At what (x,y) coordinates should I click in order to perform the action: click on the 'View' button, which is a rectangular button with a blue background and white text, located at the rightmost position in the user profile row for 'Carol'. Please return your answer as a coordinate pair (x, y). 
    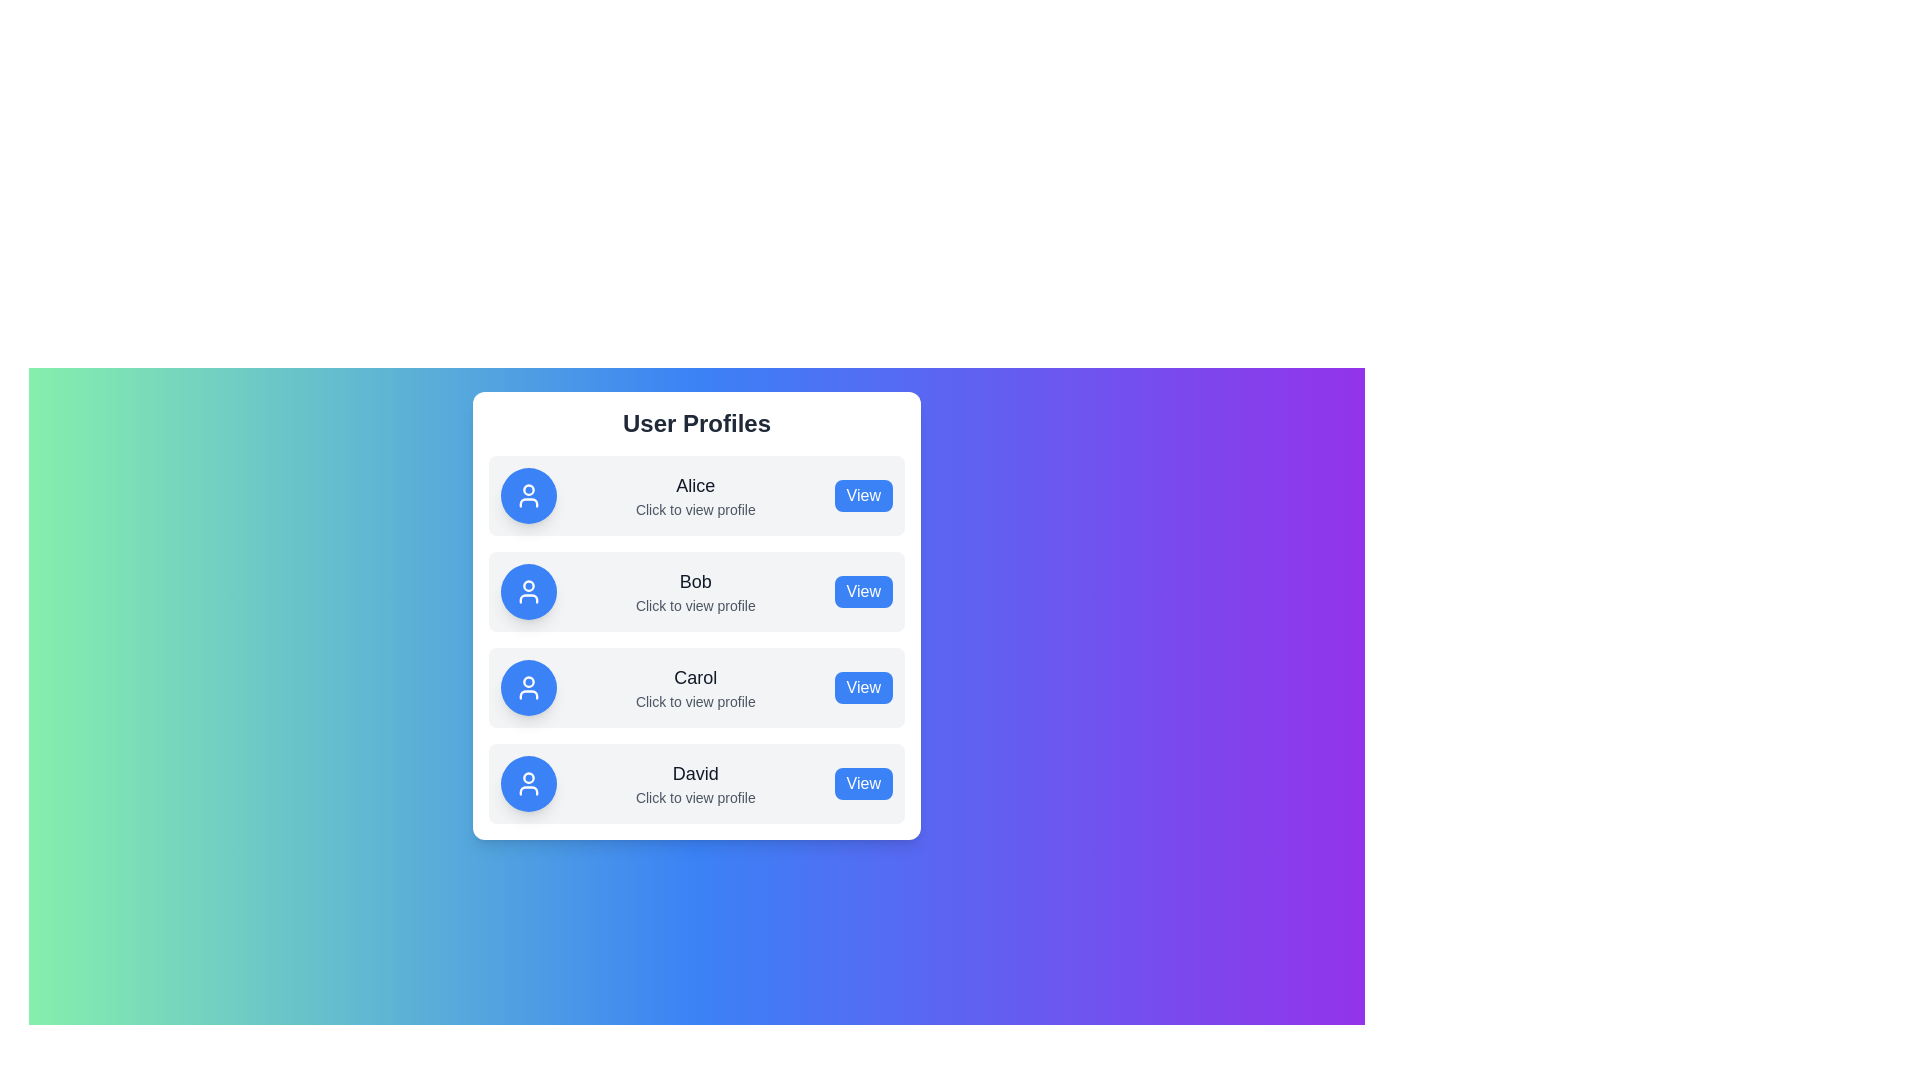
    Looking at the image, I should click on (863, 686).